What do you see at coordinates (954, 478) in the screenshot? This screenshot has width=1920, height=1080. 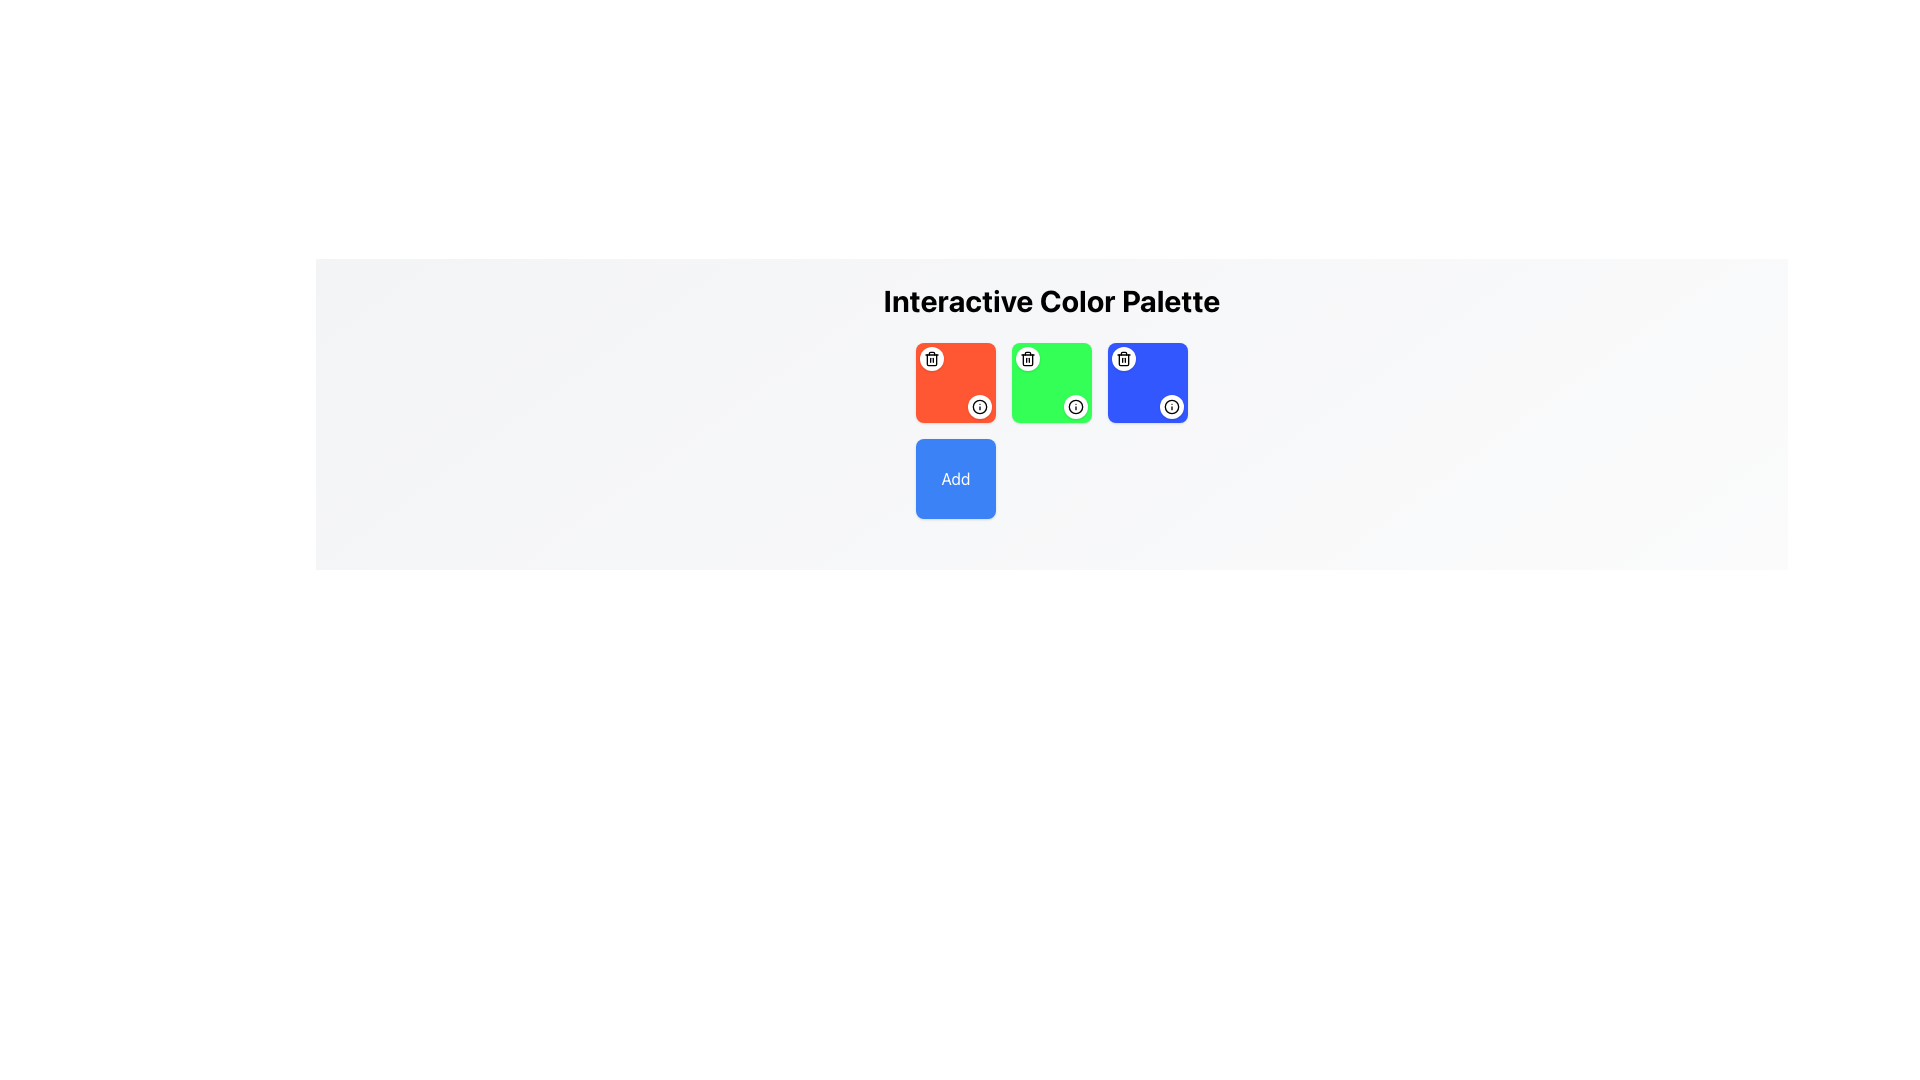 I see `the blue 'Add' button located in the bottom-left corner of the grid layout` at bounding box center [954, 478].